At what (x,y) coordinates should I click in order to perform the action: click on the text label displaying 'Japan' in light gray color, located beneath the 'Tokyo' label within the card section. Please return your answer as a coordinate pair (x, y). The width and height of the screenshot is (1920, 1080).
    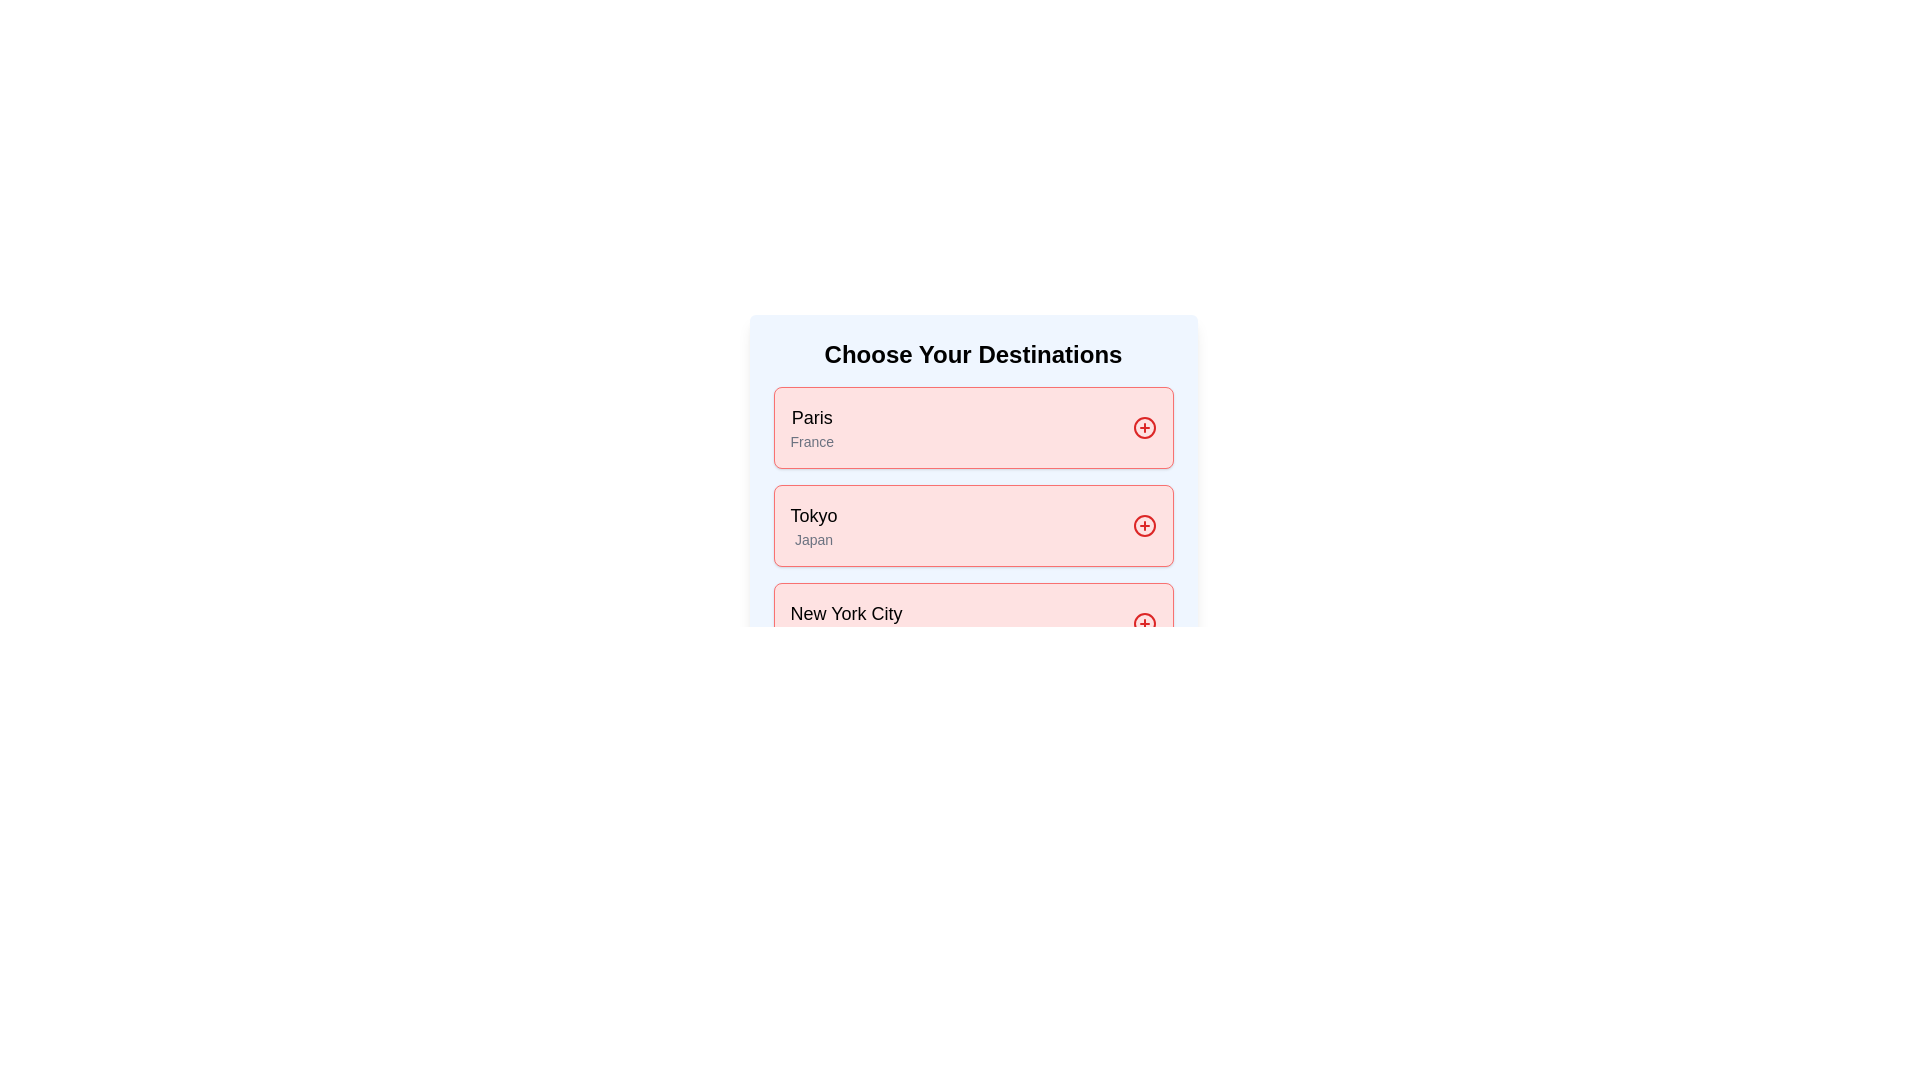
    Looking at the image, I should click on (814, 540).